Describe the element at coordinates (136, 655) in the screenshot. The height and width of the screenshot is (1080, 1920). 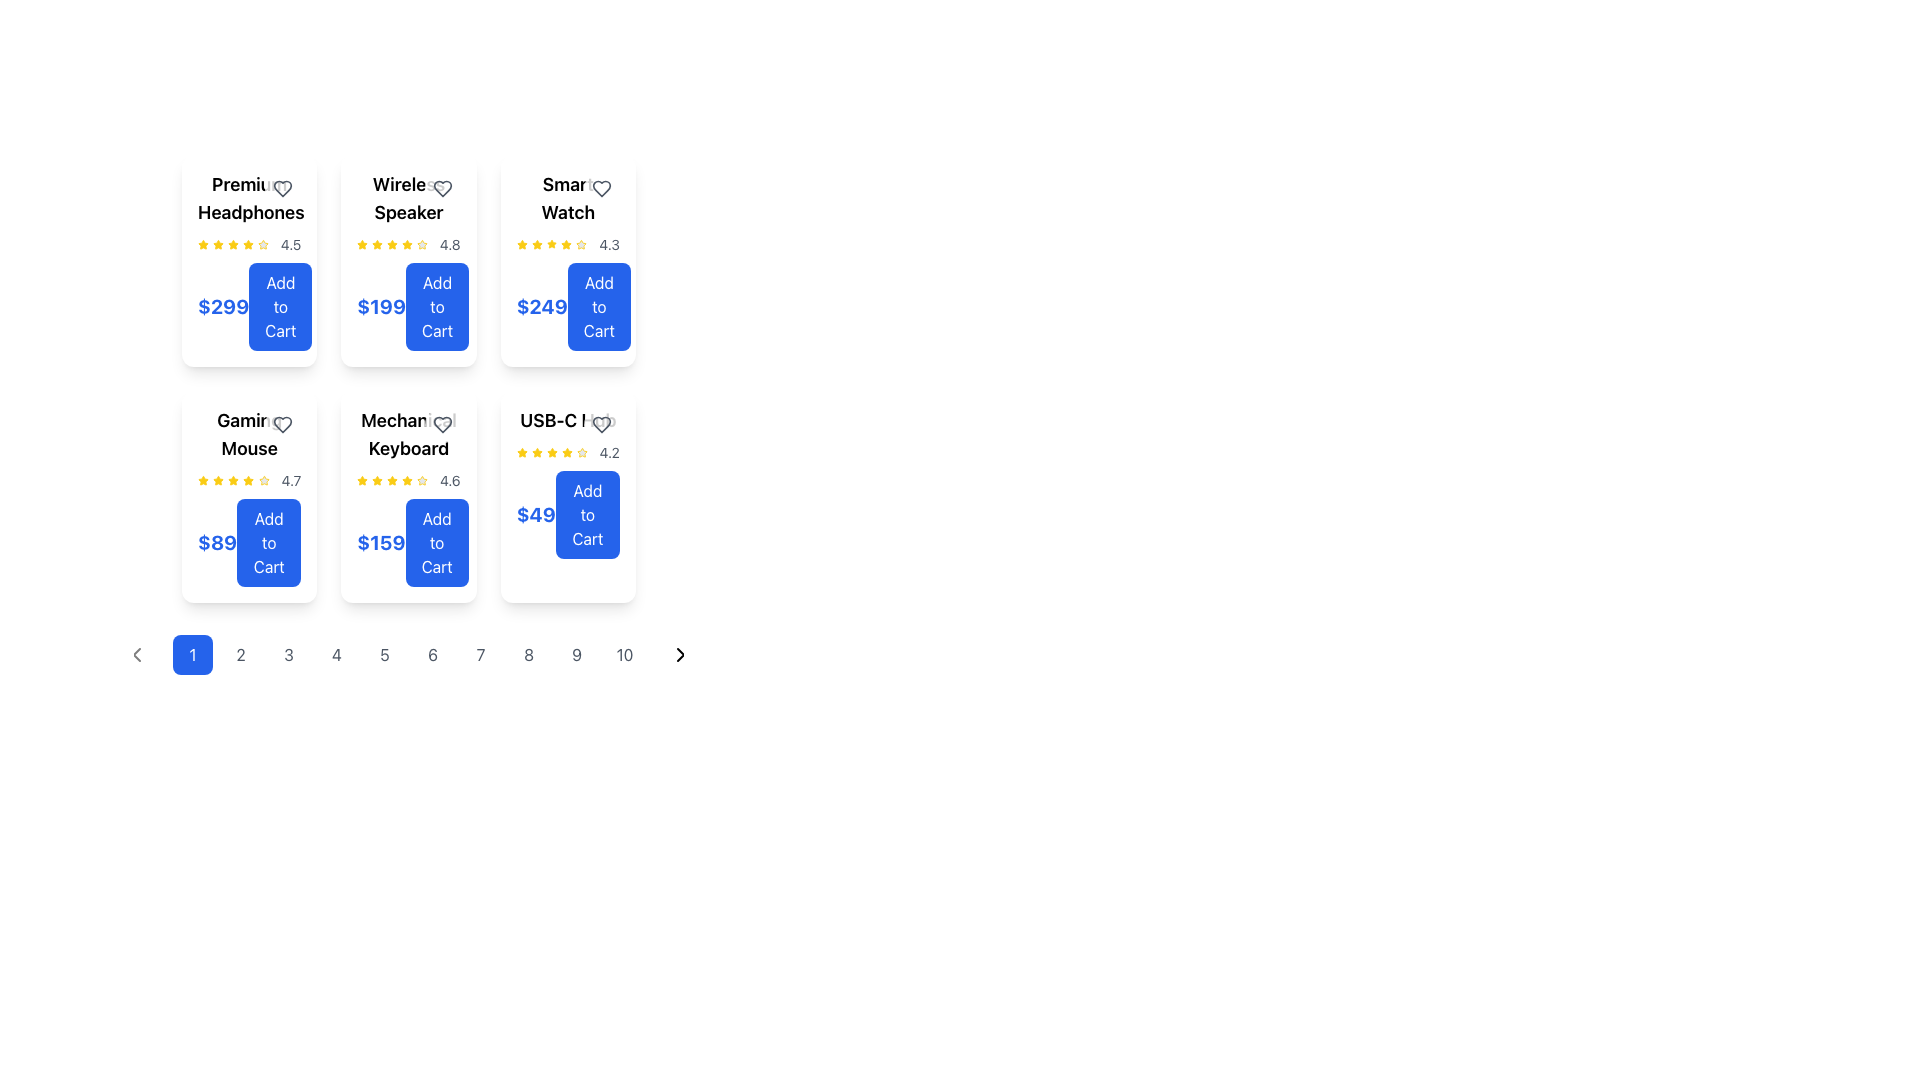
I see `the leftward chevron icon that navigates to the previous page in the paginated view` at that location.